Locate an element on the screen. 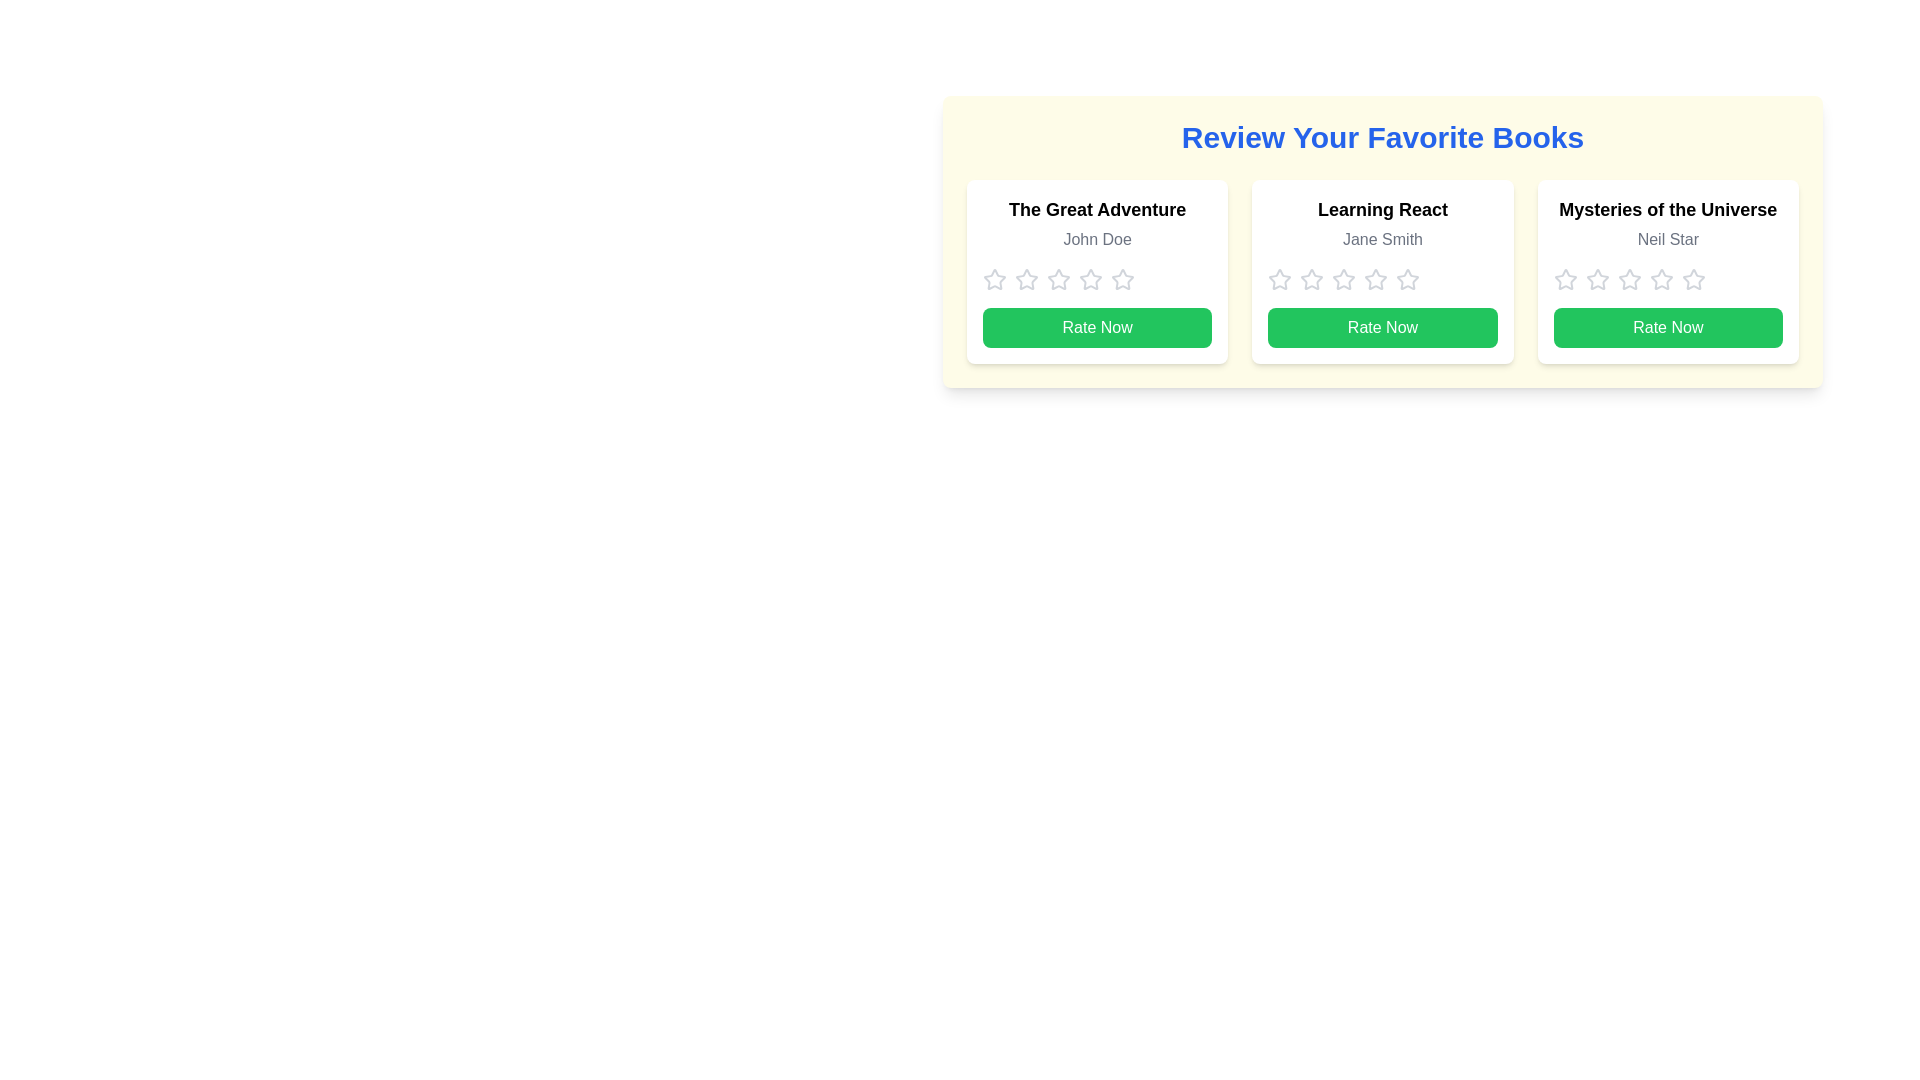 The image size is (1920, 1080). the 'Rate Now' button located below the book title 'The Great Adventure' by John Doe to initiate the rating action is located at coordinates (1096, 326).